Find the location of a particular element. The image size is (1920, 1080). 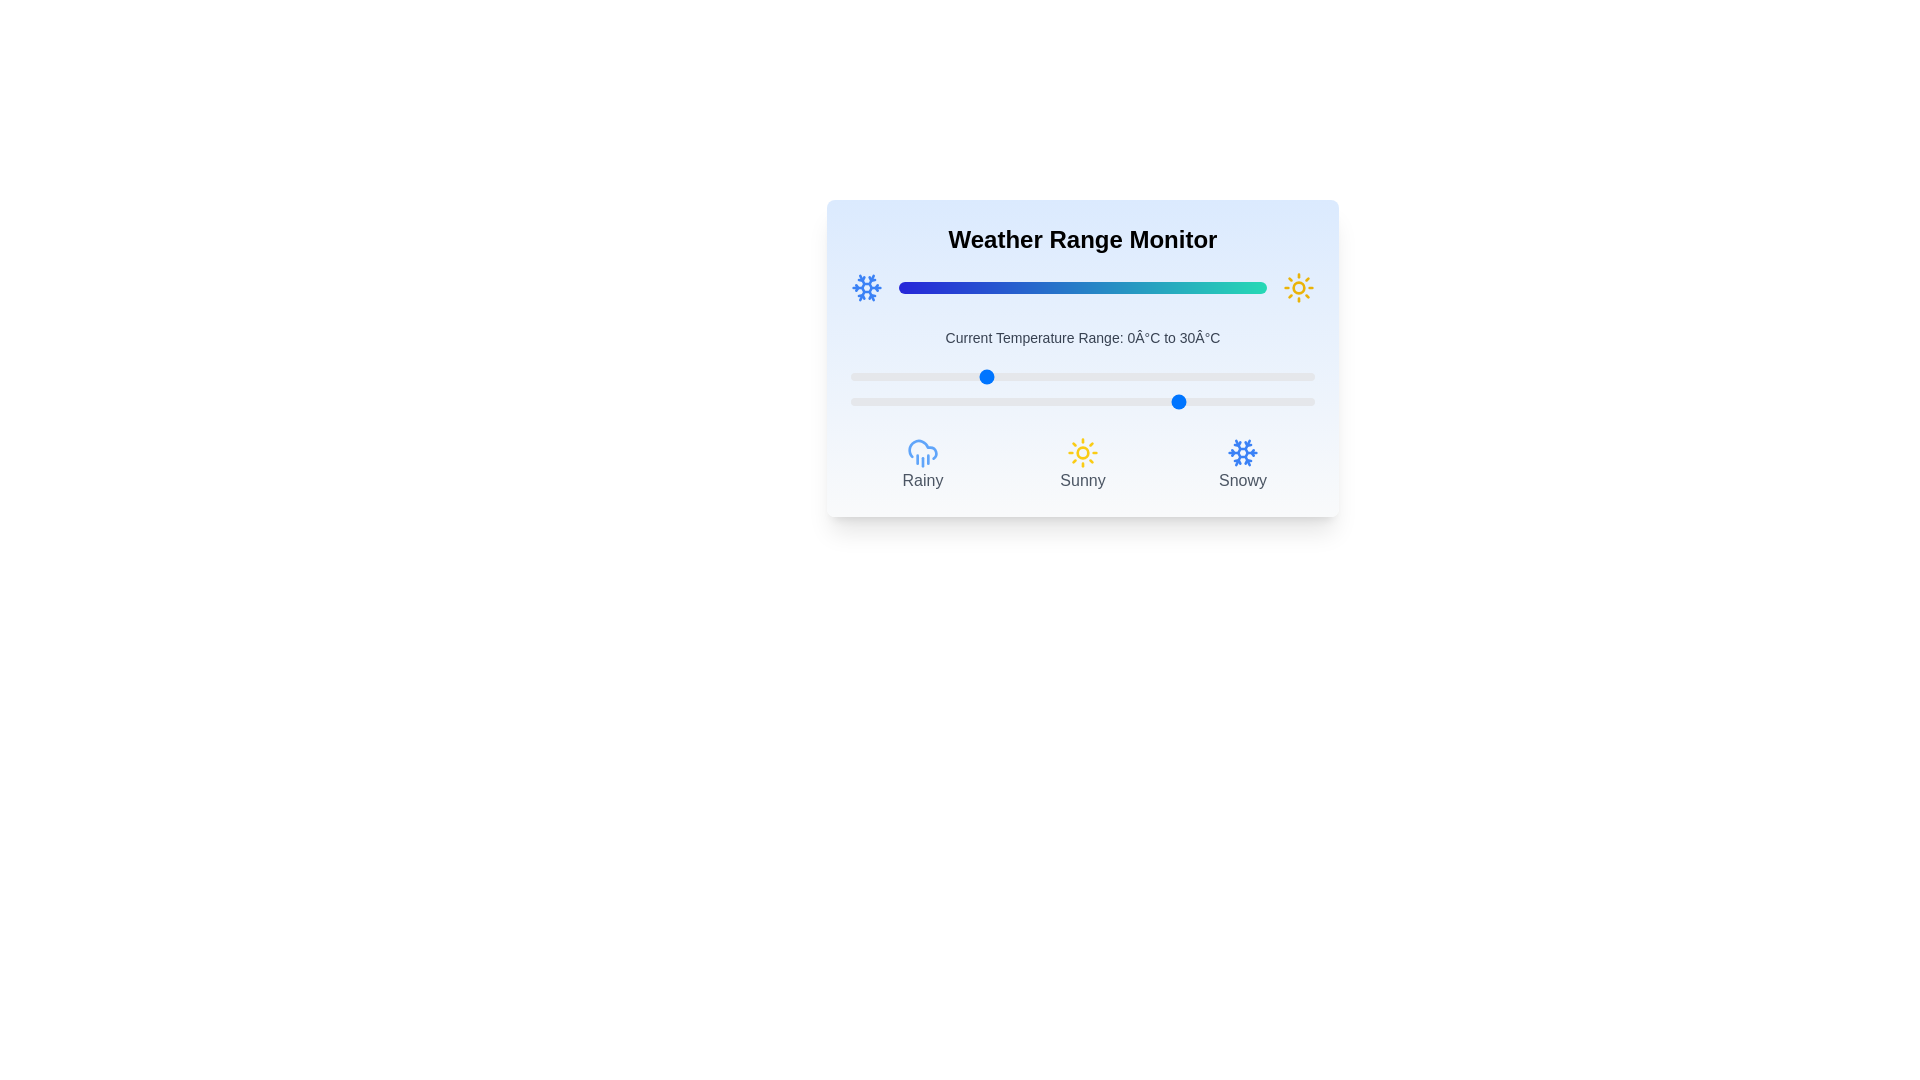

the horizontal graphic scale bar with a gradient background, positioned centrally below the 'Weather Range Monitor' heading and framed by snowflake and sun icons is located at coordinates (1082, 288).